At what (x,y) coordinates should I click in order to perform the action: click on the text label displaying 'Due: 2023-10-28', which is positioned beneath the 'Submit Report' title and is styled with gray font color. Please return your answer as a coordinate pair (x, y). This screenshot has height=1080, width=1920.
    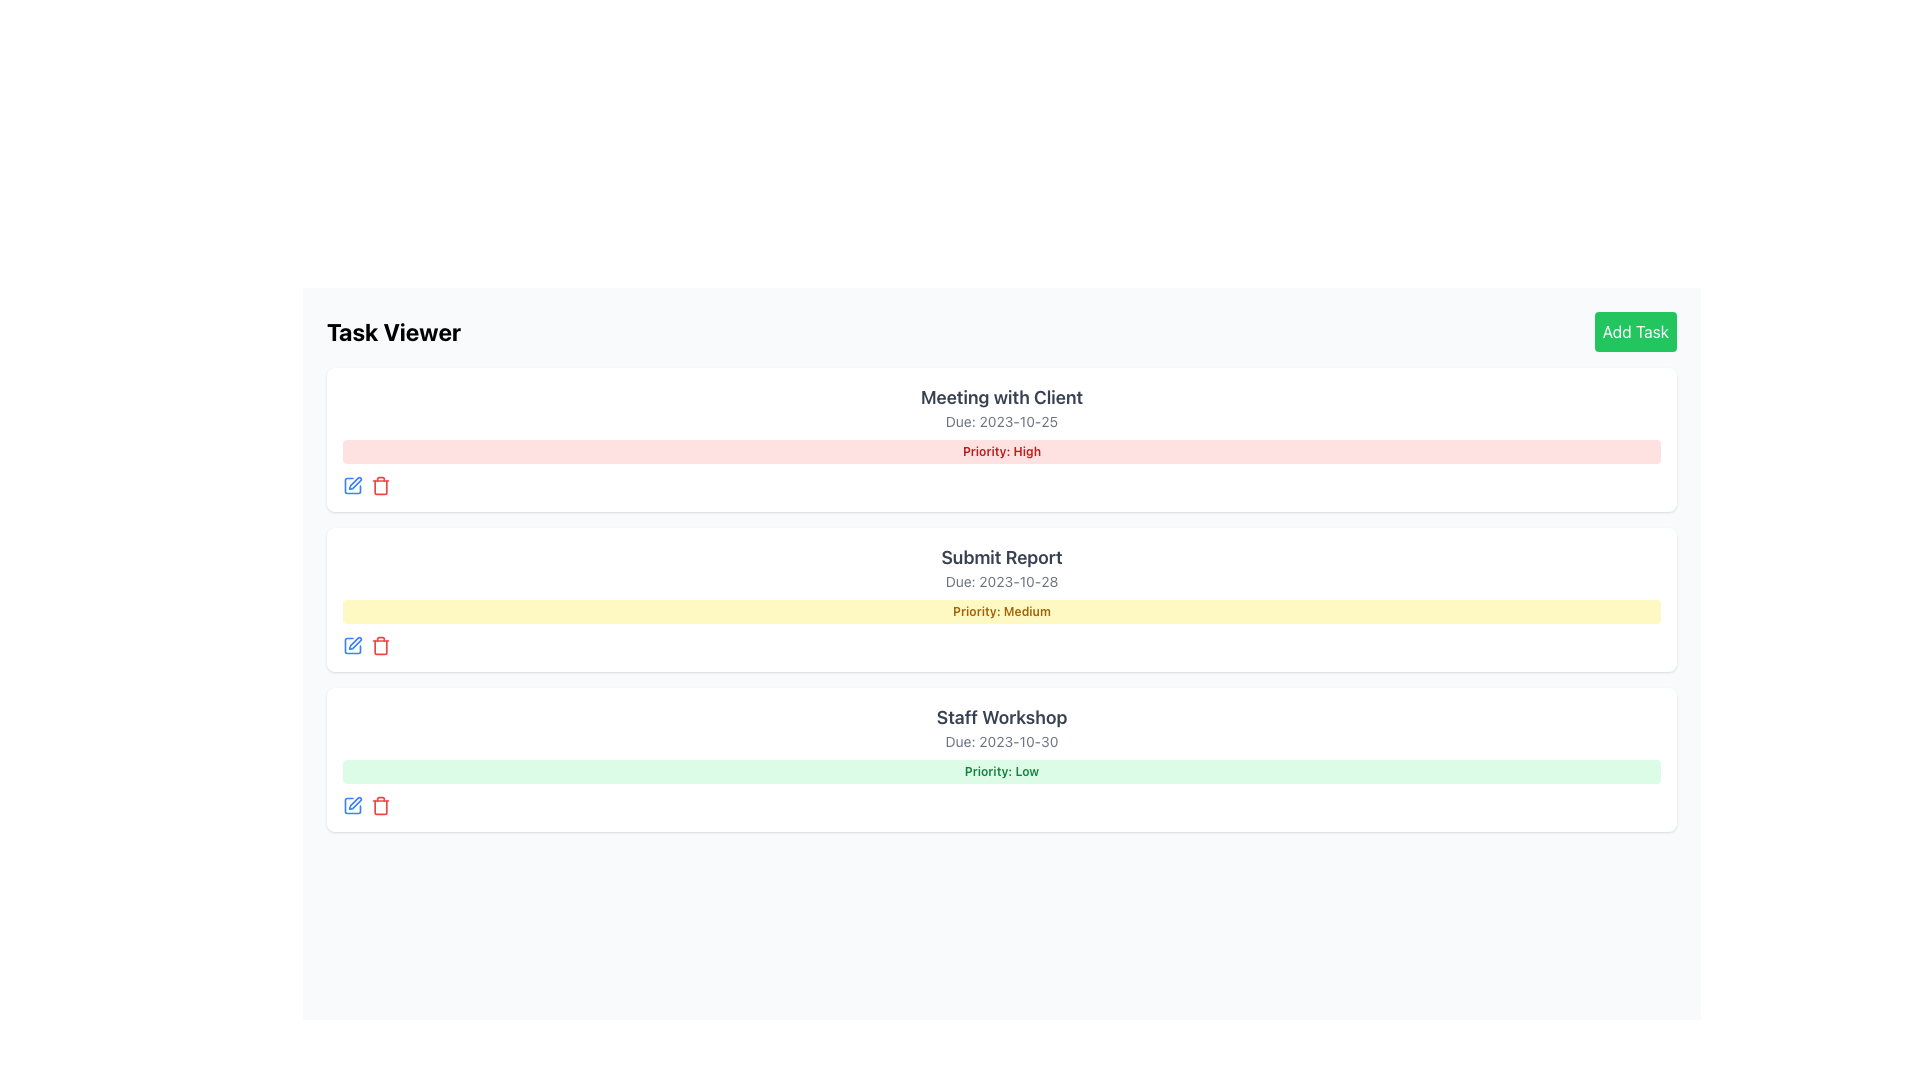
    Looking at the image, I should click on (1002, 582).